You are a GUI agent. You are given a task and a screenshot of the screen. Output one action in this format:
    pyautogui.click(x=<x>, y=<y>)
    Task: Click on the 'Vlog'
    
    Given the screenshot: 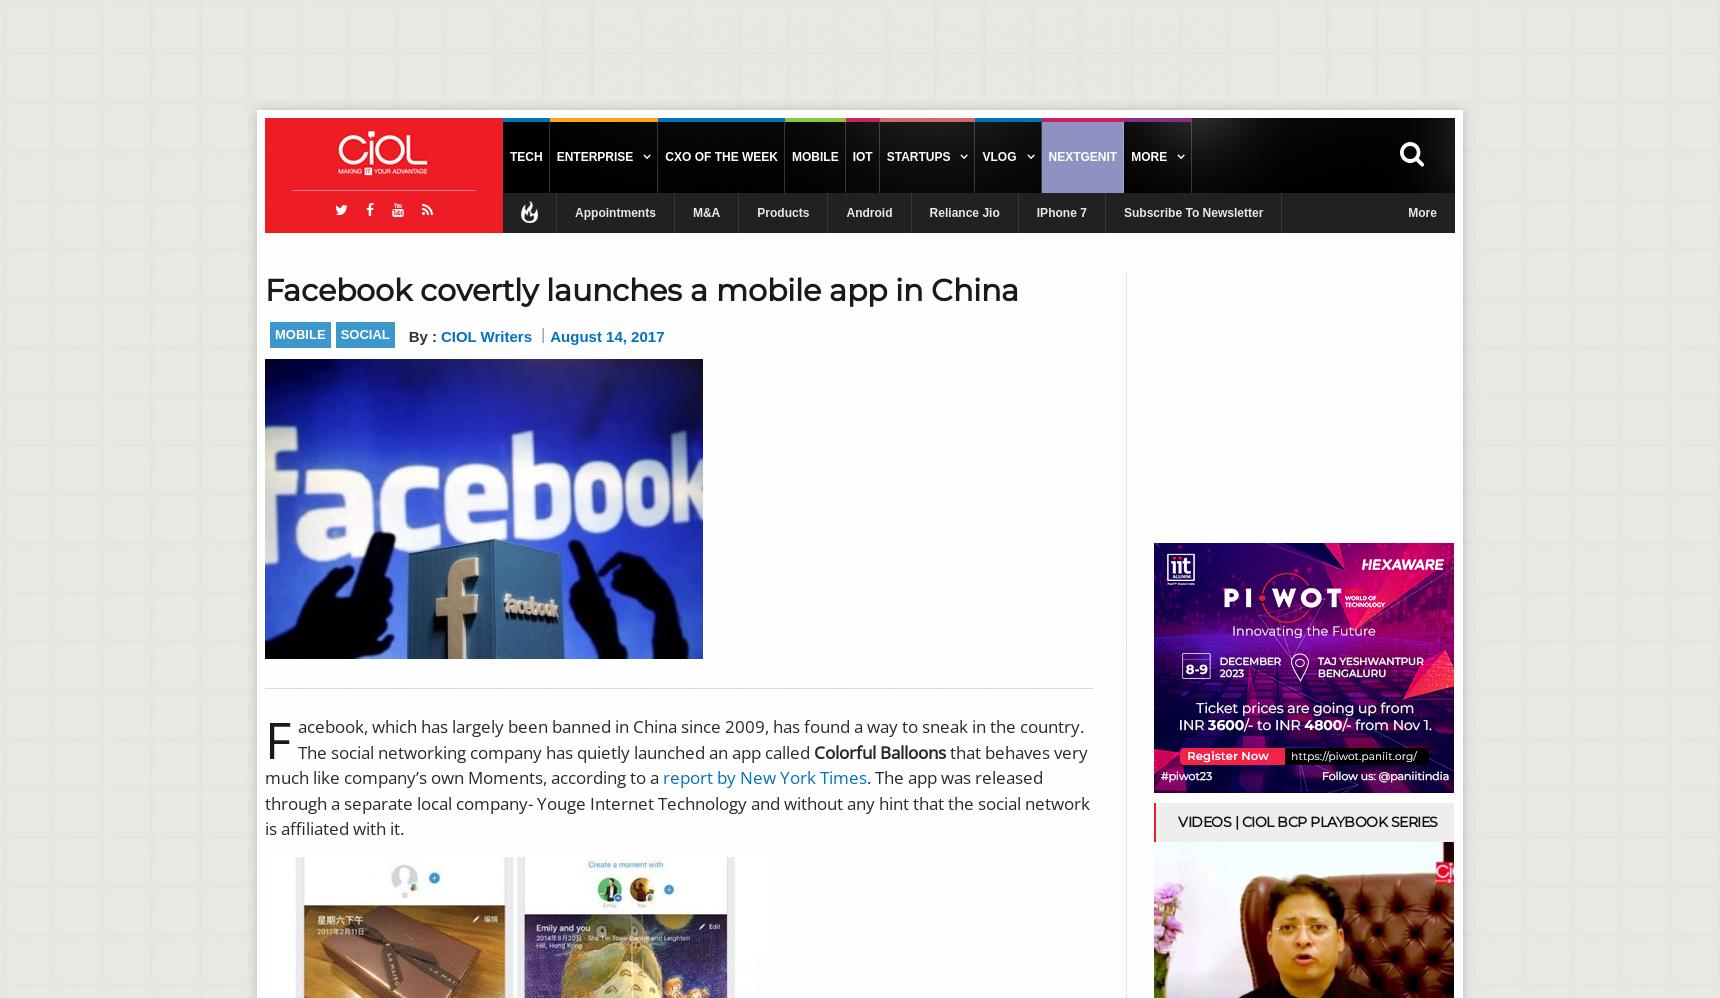 What is the action you would take?
    pyautogui.click(x=981, y=155)
    